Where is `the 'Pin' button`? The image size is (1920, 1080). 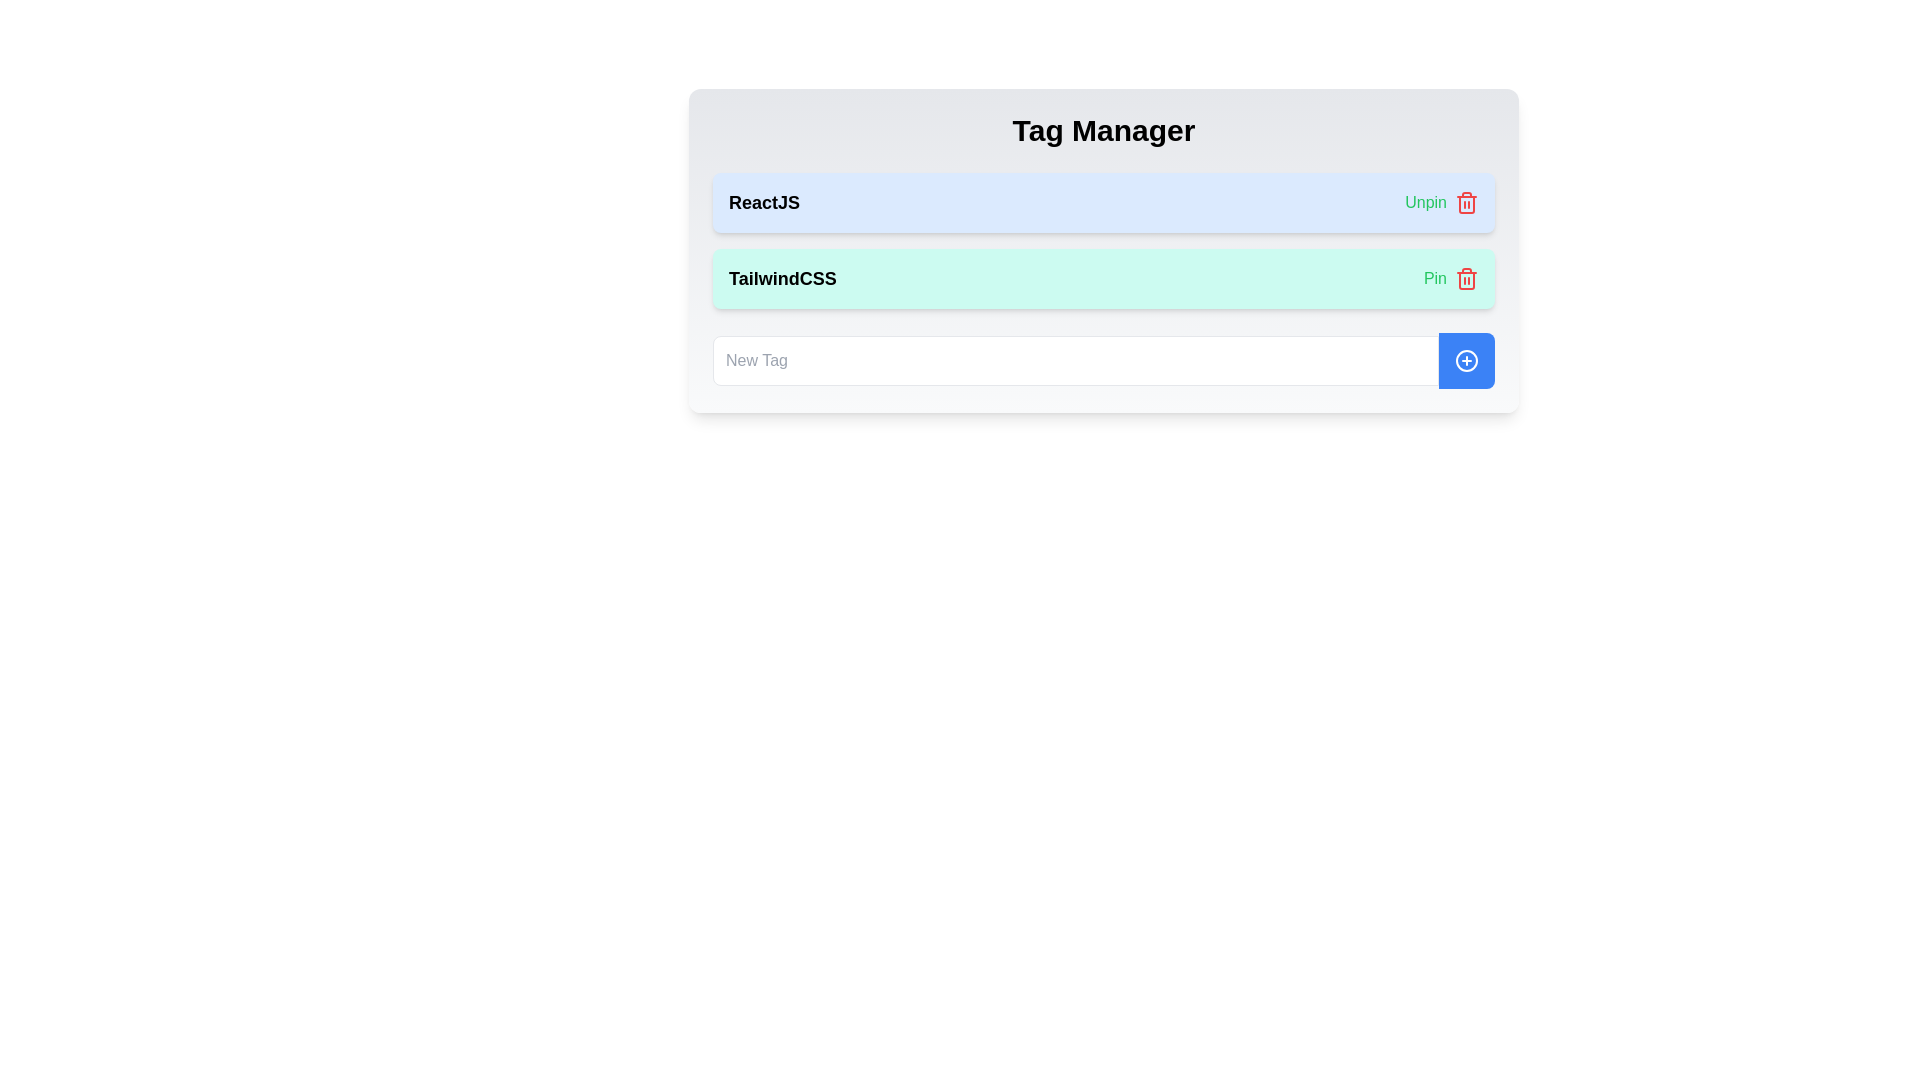 the 'Pin' button is located at coordinates (1434, 278).